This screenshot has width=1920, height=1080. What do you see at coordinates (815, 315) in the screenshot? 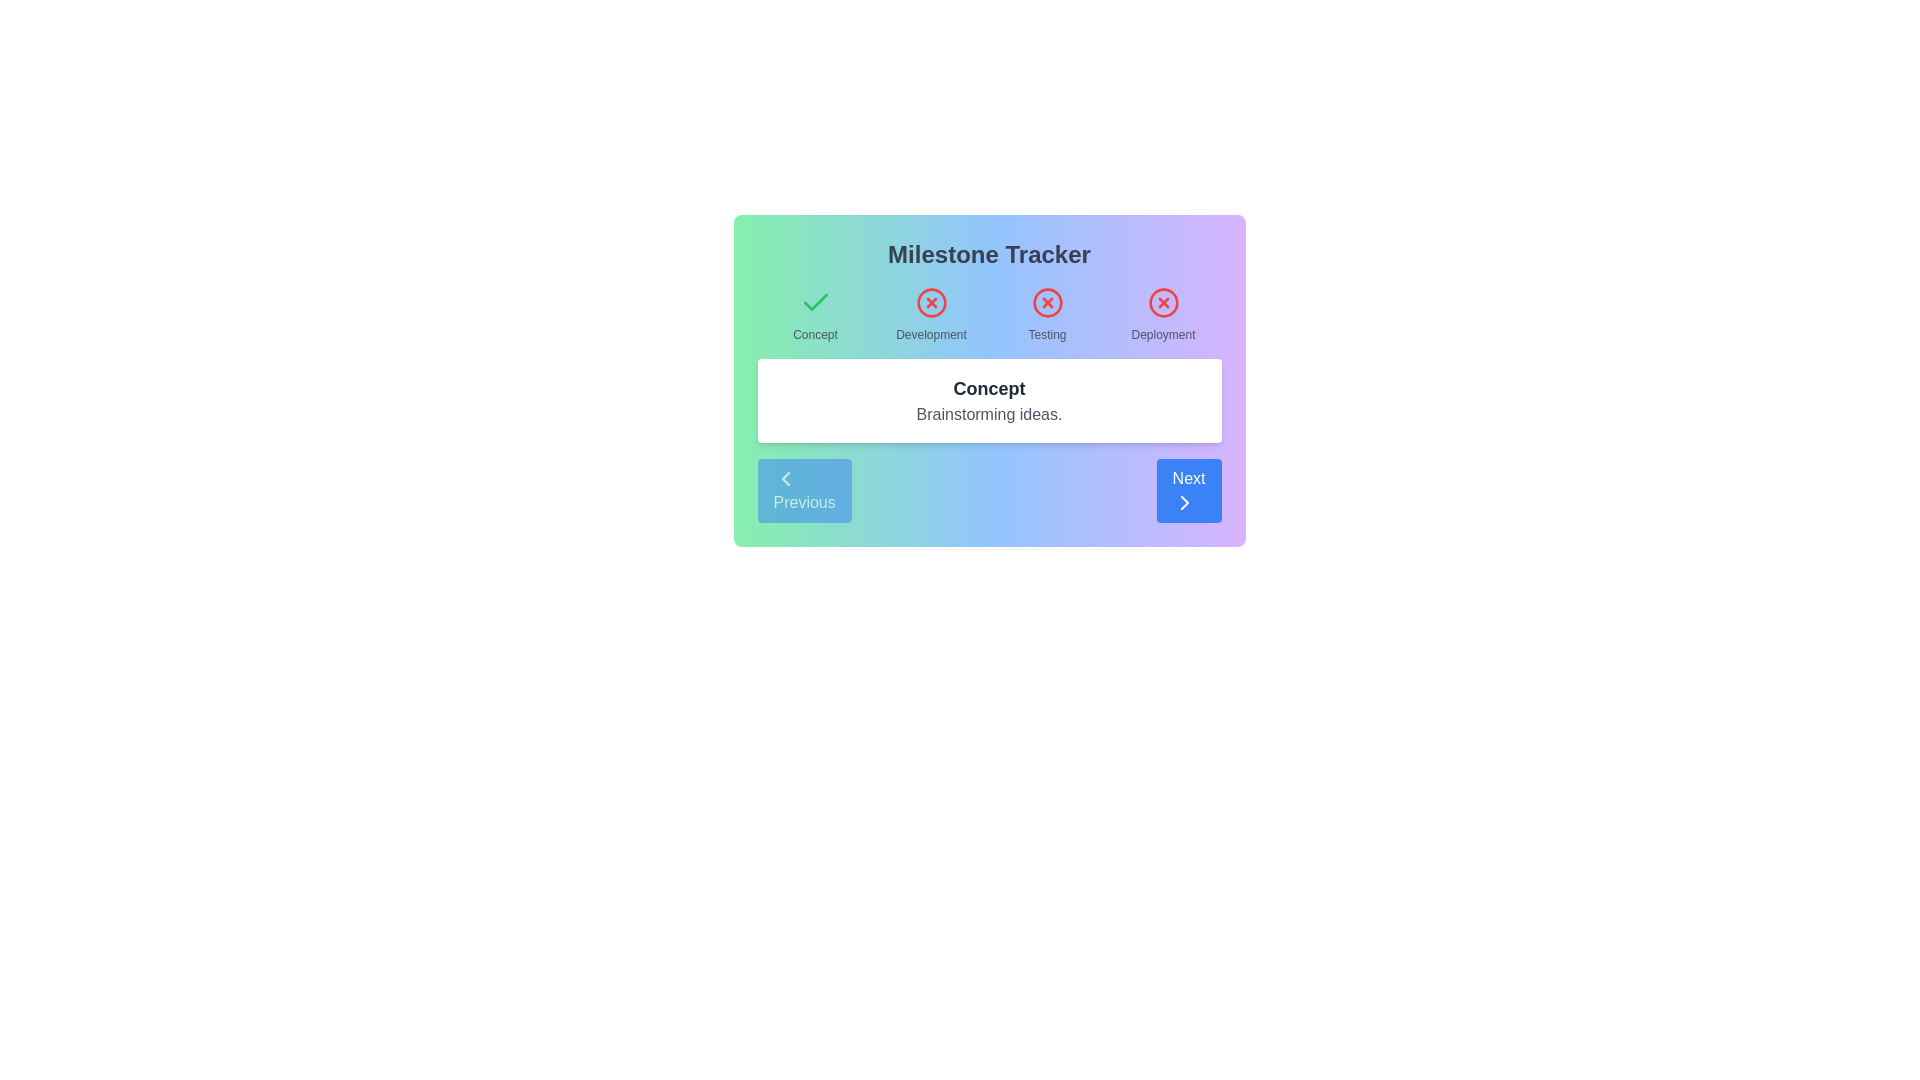
I see `the status of the 'Concept' phase indicator, which is the first status indicator among four in a milestone tracking interface, visually represented with a green checkmark` at bounding box center [815, 315].